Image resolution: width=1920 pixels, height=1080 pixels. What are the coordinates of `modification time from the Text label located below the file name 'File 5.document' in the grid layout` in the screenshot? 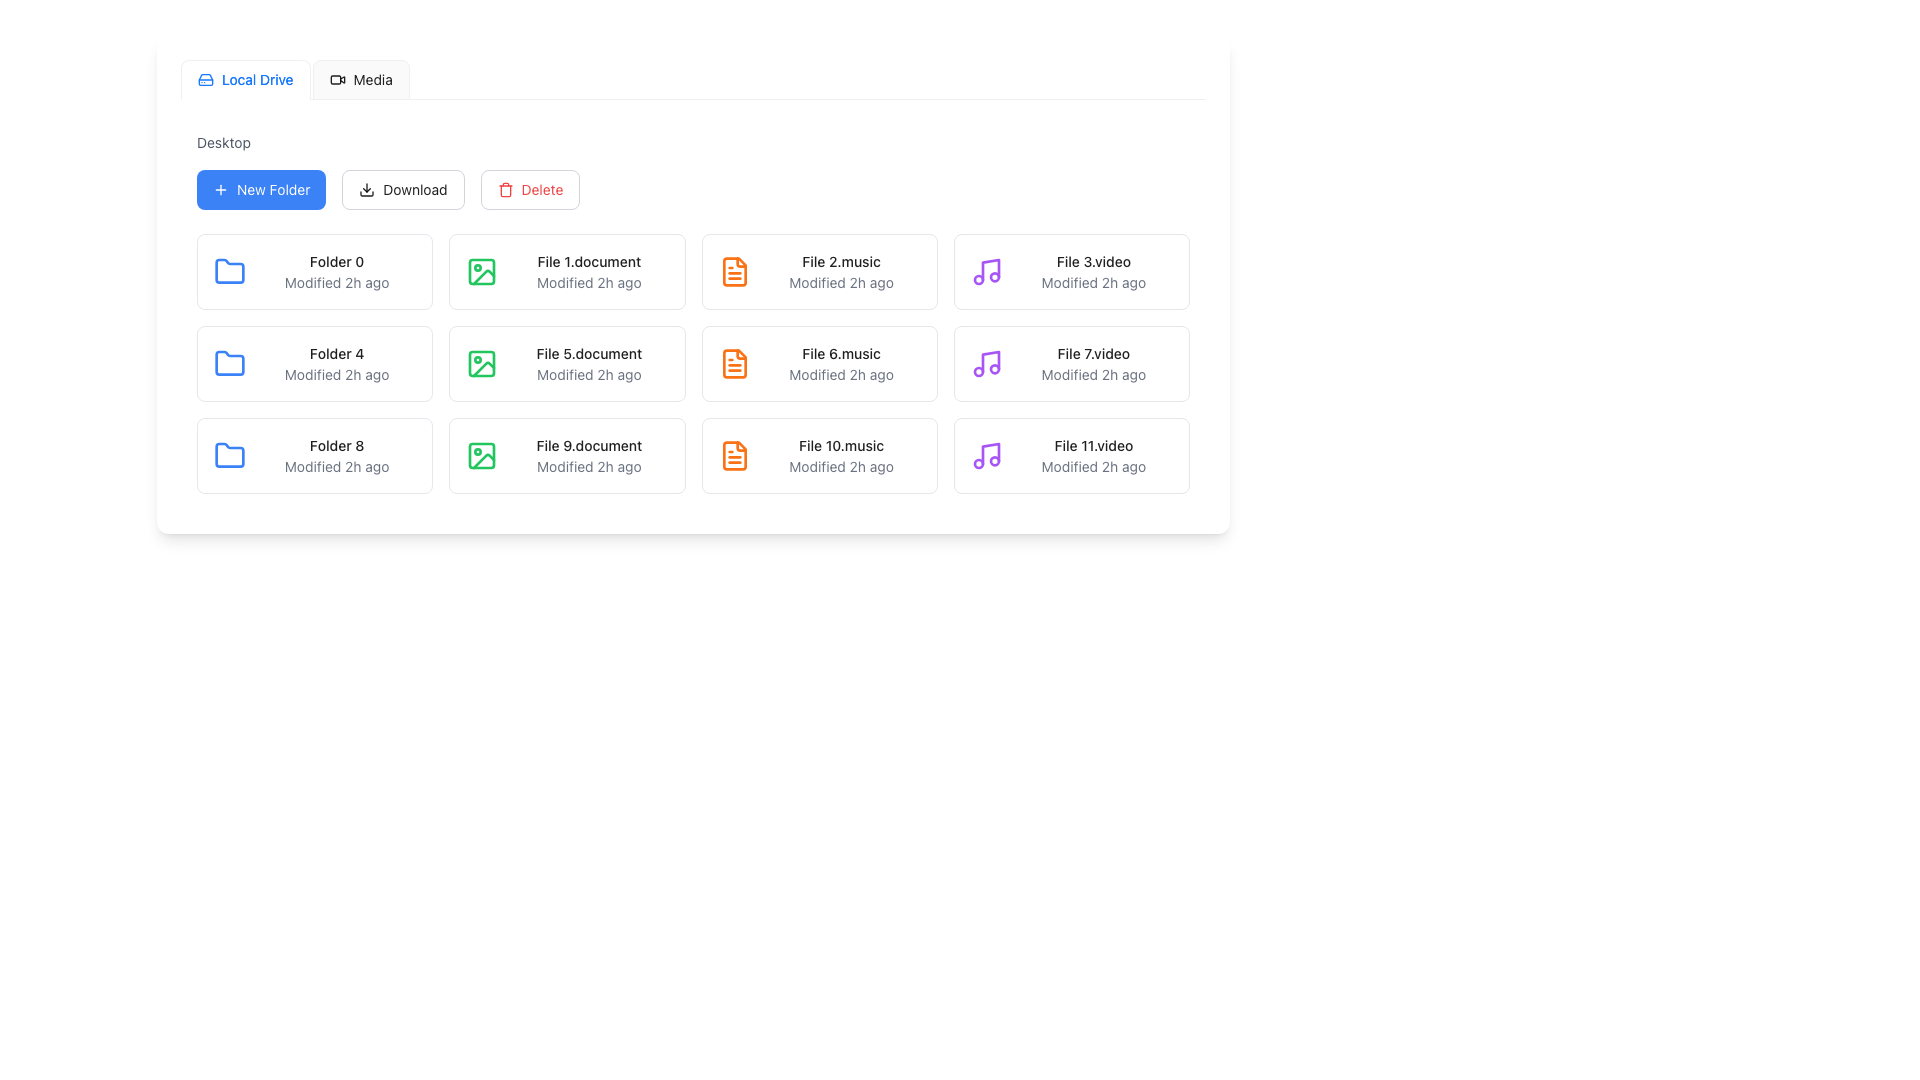 It's located at (588, 374).